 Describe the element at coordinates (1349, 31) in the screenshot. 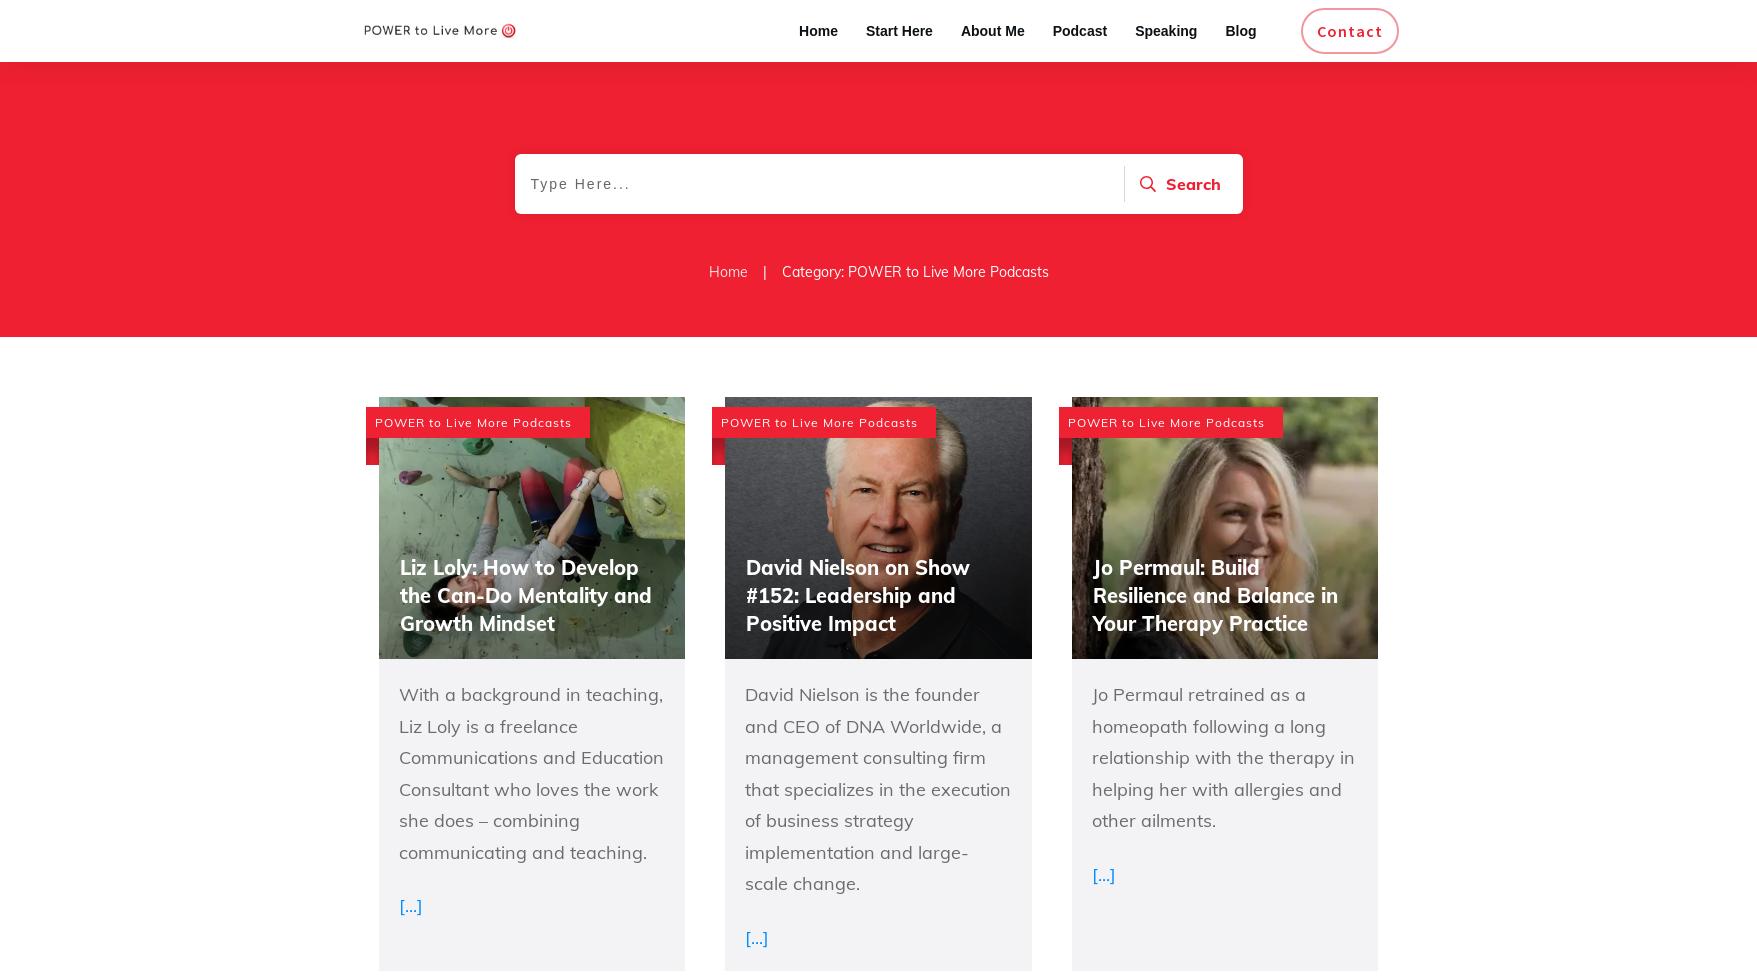

I see `'Contact'` at that location.